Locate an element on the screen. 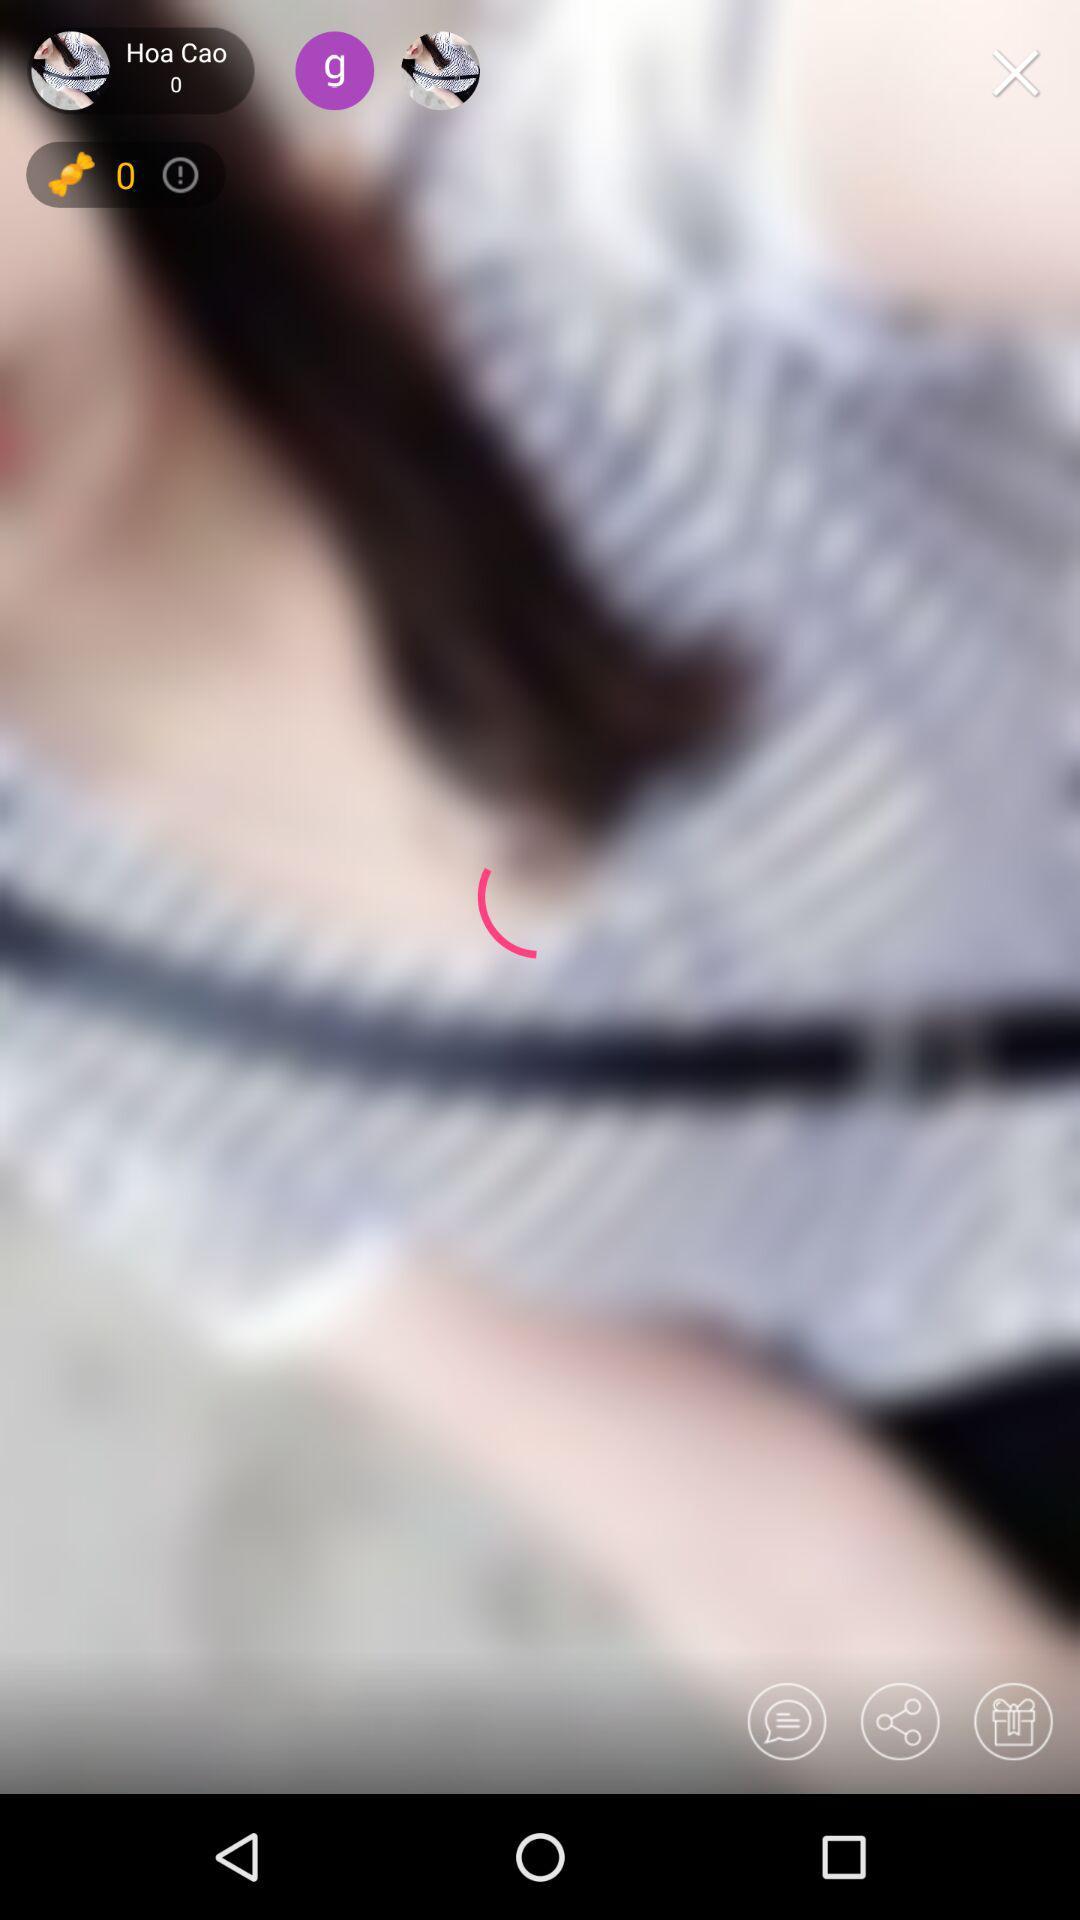 Image resolution: width=1080 pixels, height=1920 pixels. the share icon is located at coordinates (898, 1720).